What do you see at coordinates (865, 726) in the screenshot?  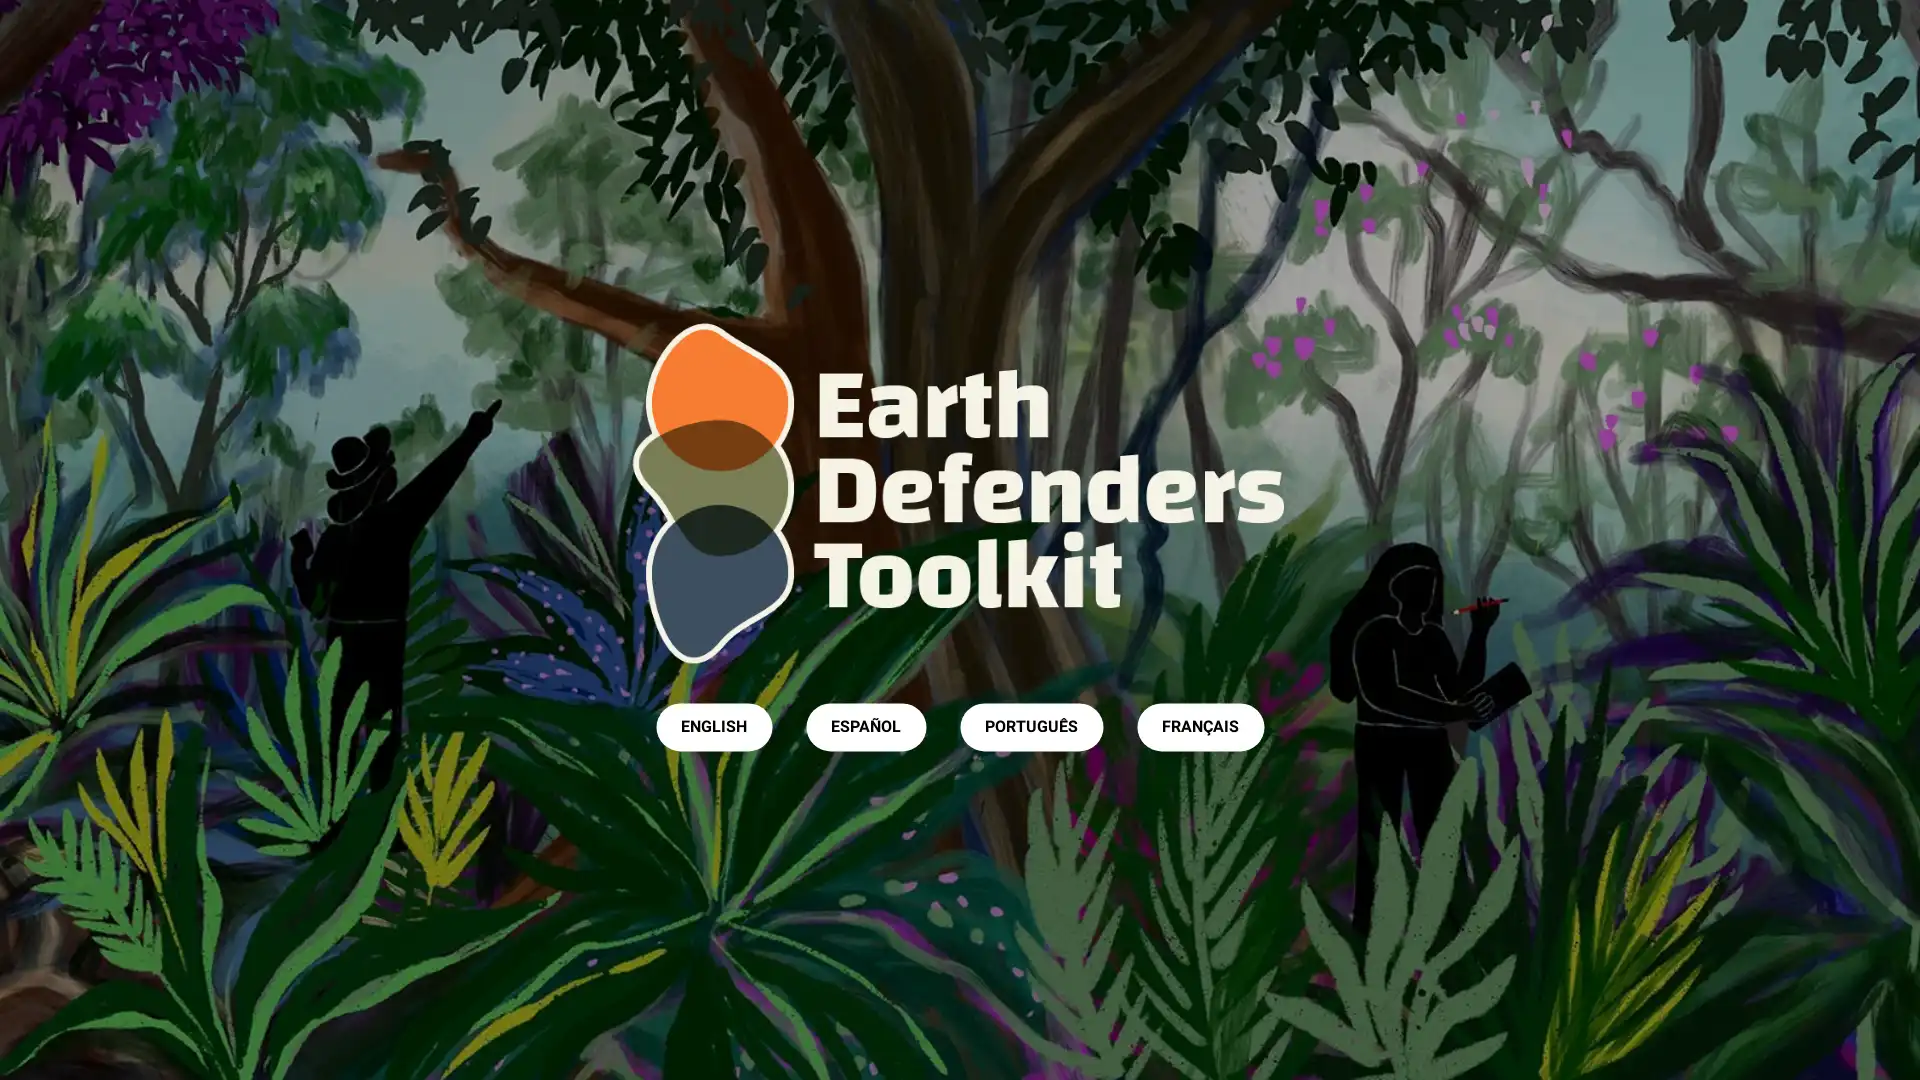 I see `ESPANOL` at bounding box center [865, 726].